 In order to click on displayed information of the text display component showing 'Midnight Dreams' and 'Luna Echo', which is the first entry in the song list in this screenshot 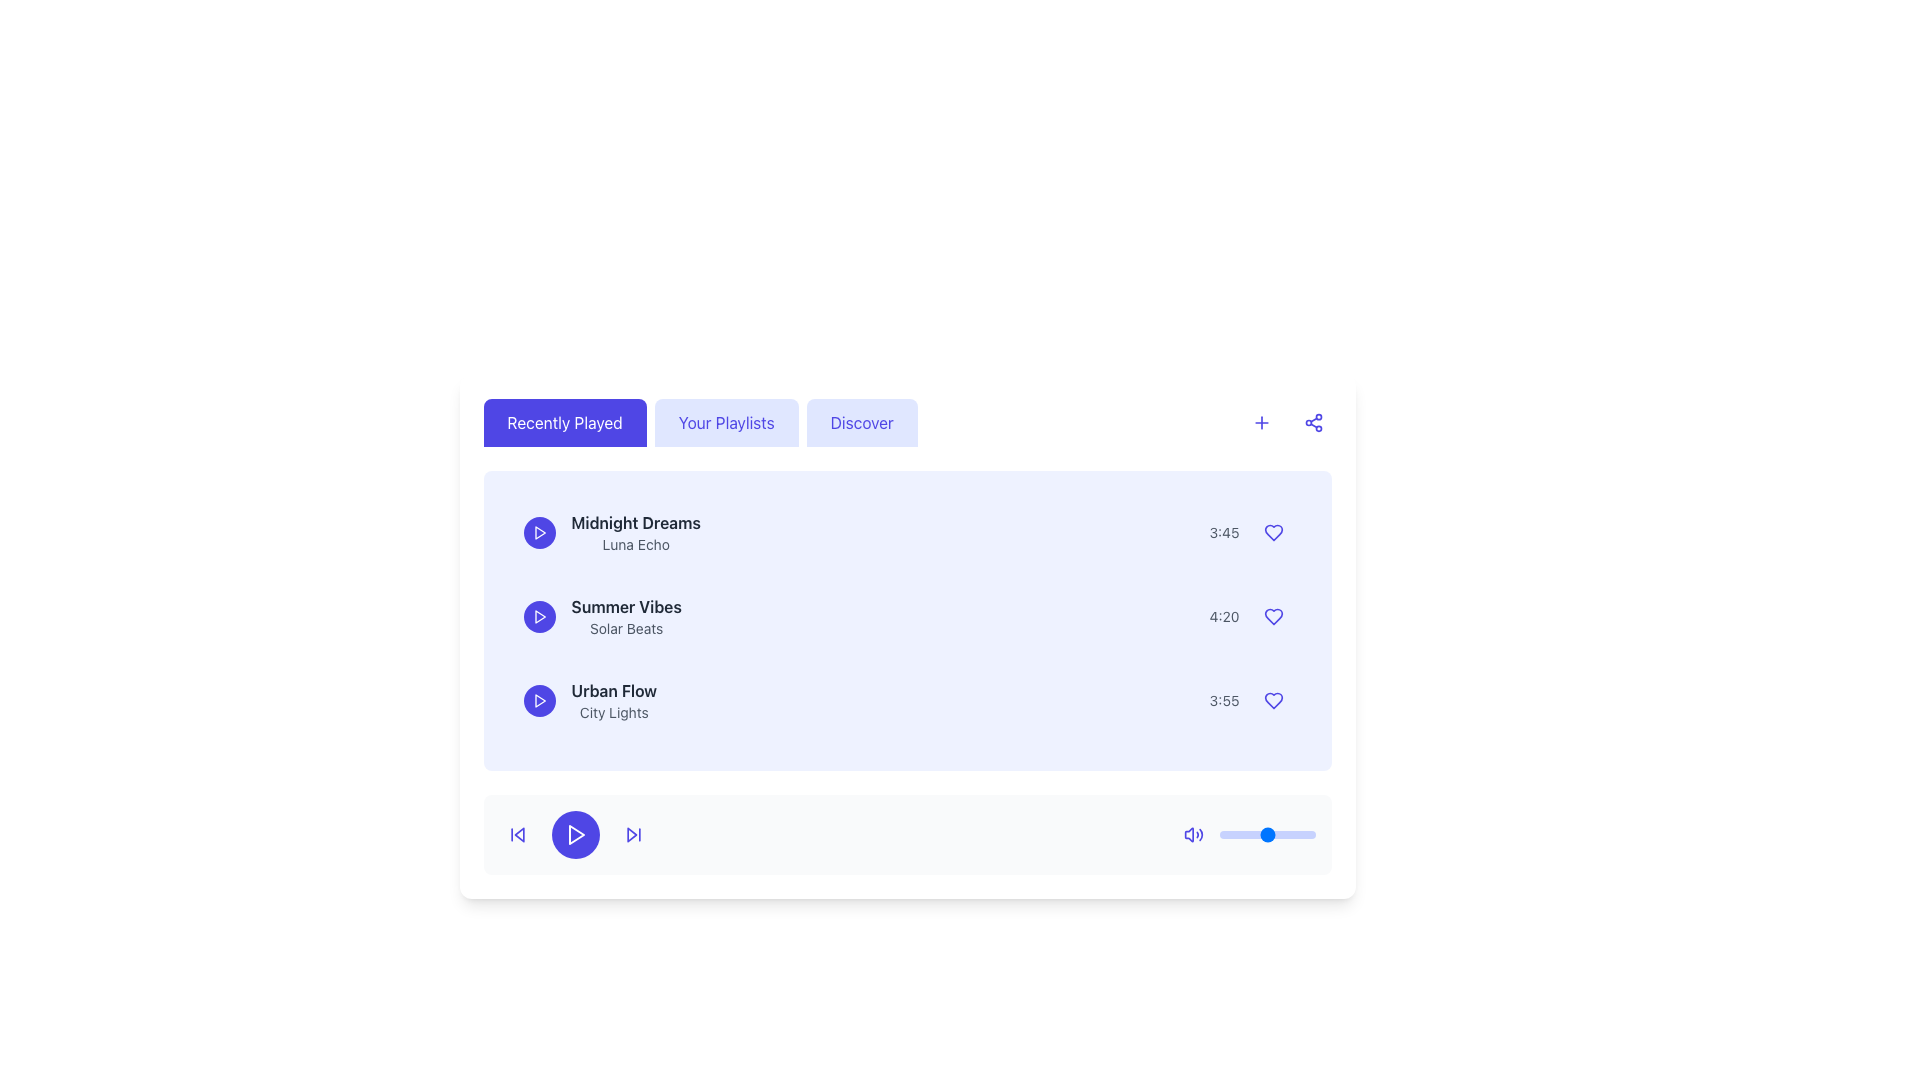, I will do `click(611, 531)`.